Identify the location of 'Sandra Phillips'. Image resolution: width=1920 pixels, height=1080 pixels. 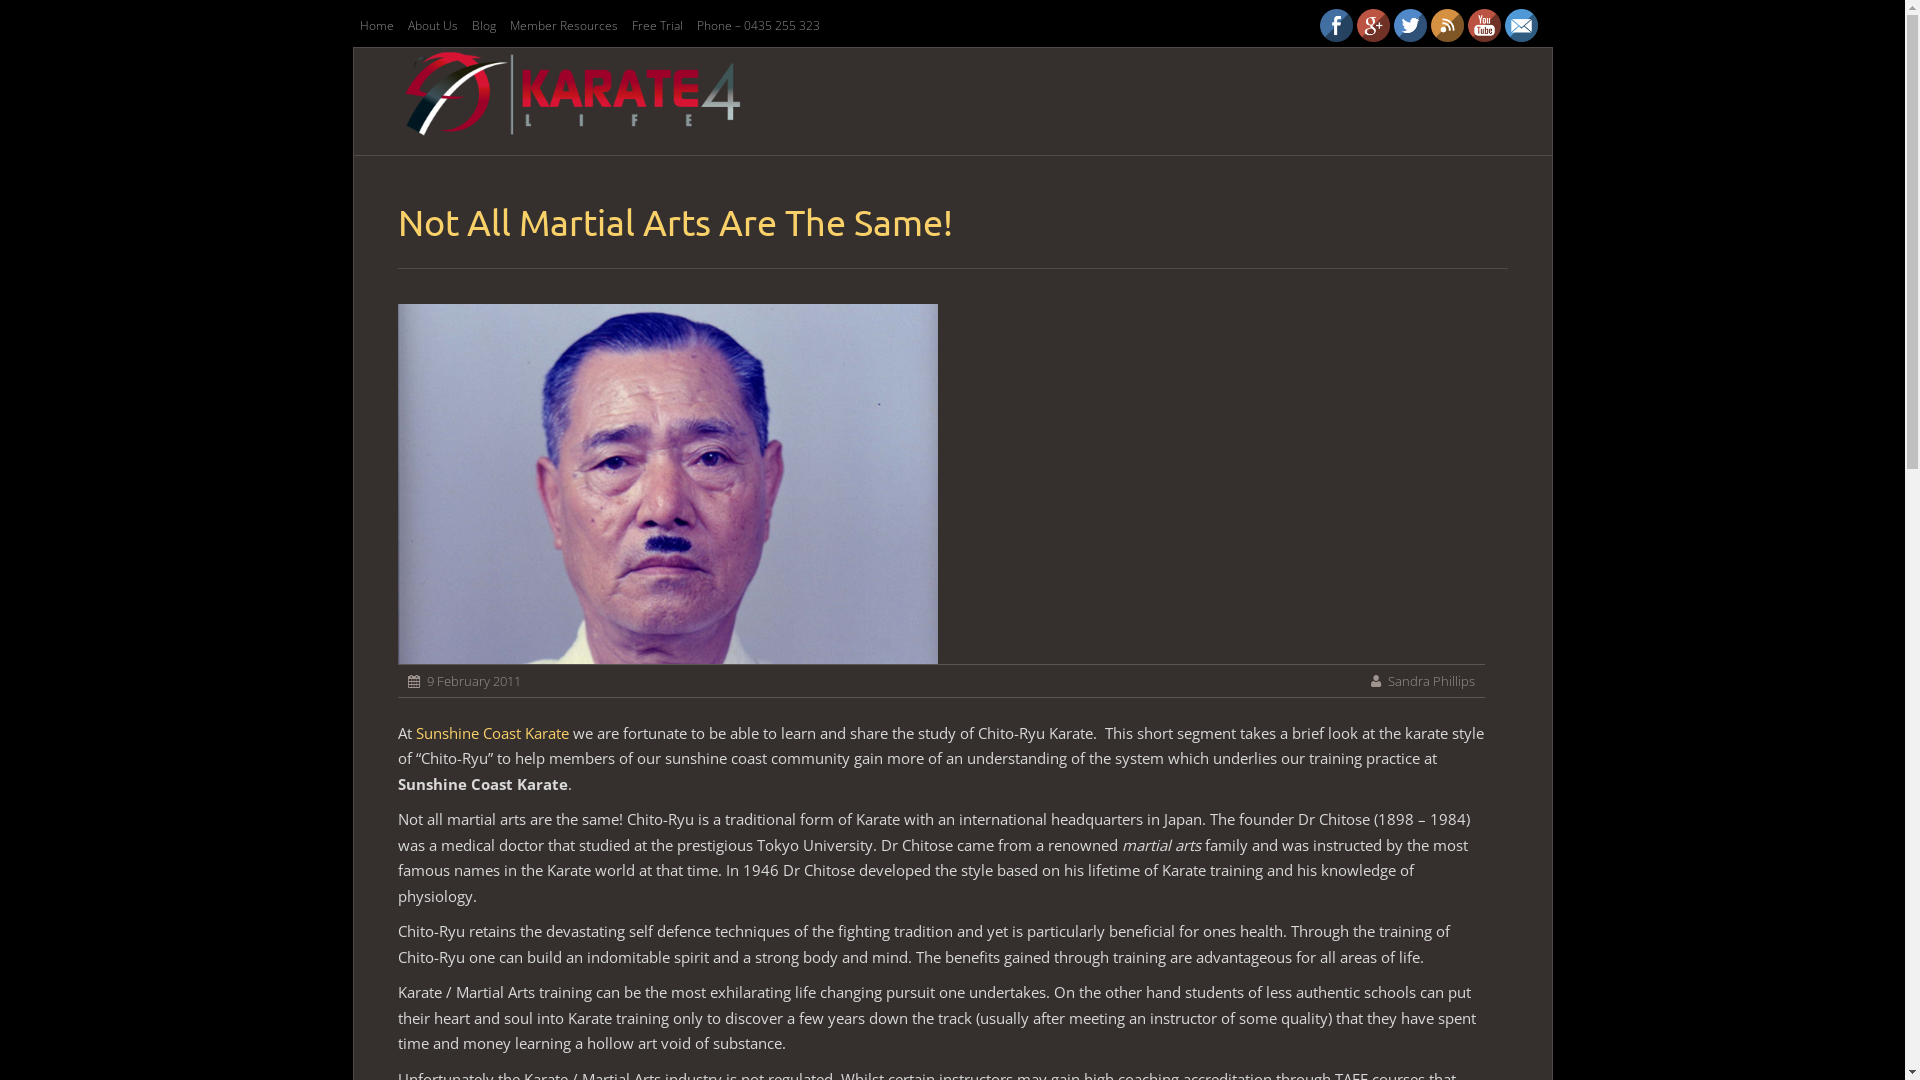
(1430, 680).